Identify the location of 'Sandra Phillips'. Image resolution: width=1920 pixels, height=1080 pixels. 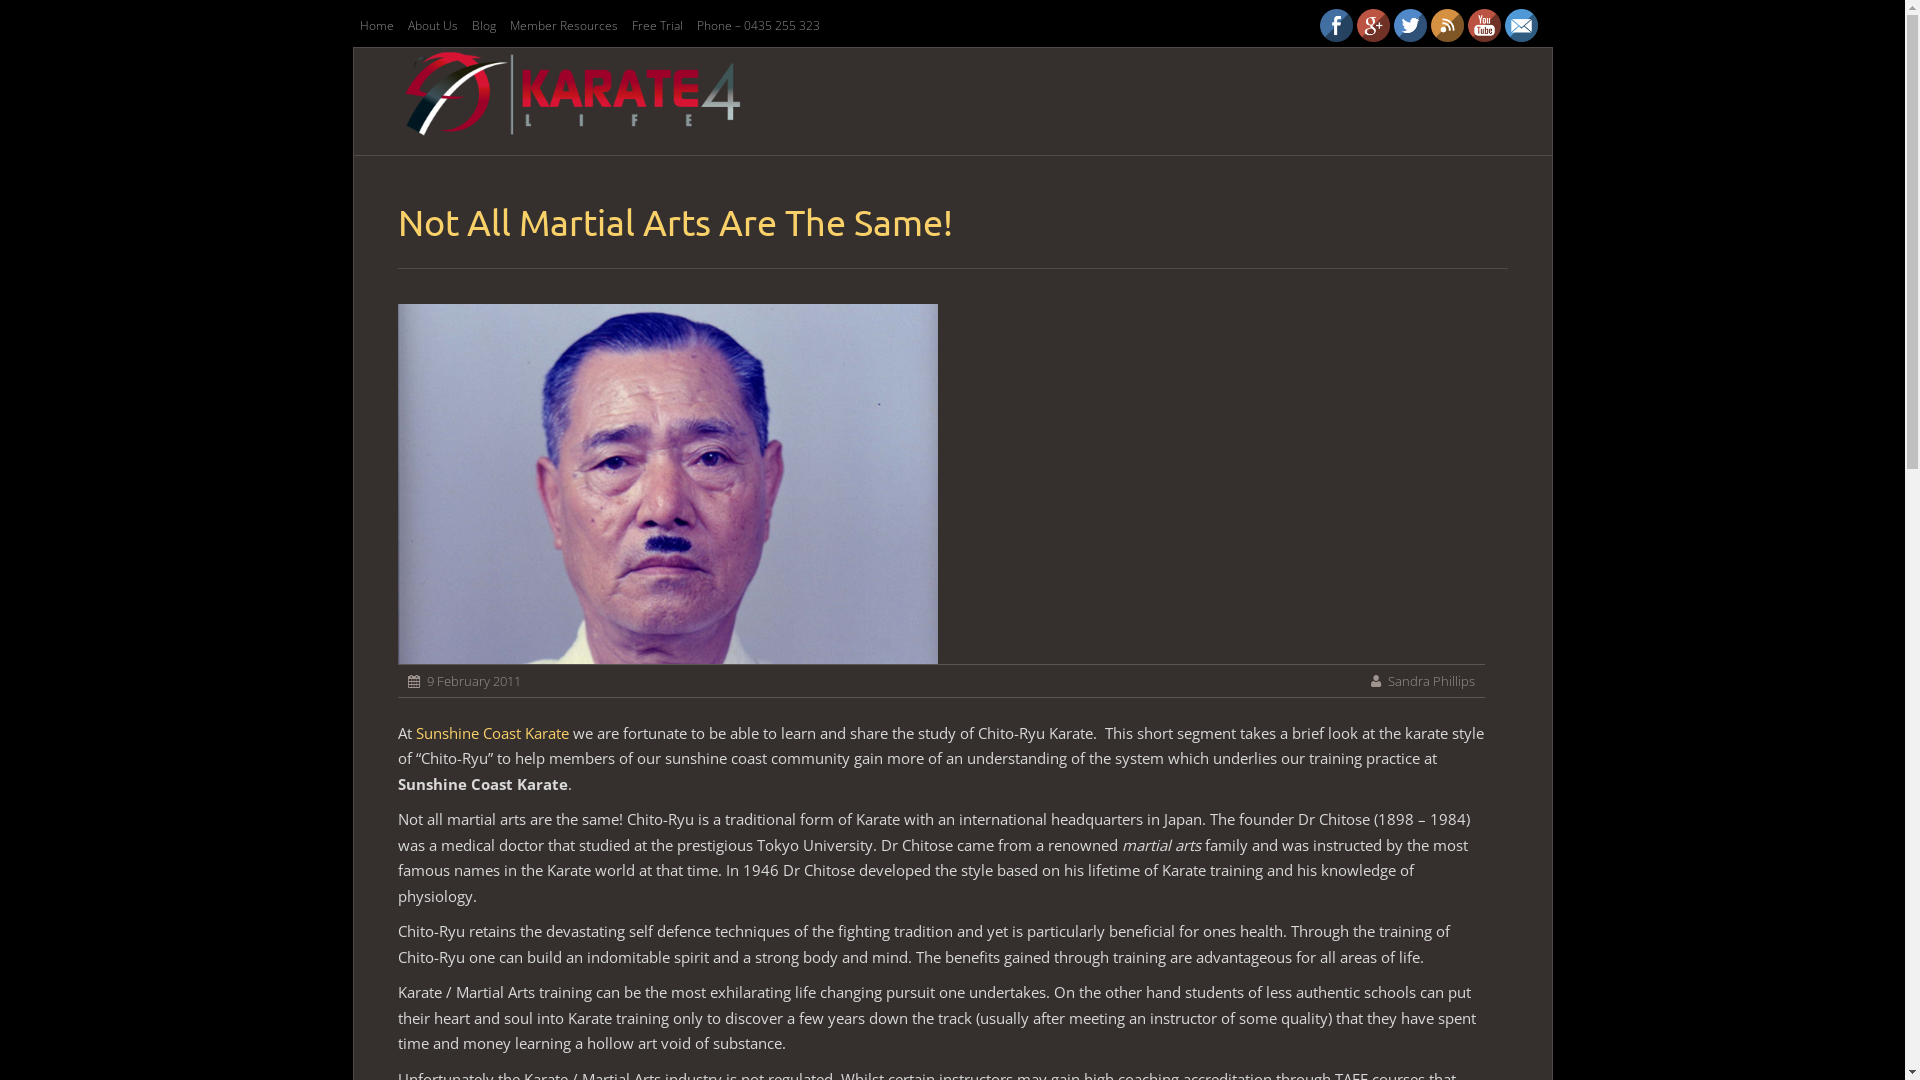
(1430, 680).